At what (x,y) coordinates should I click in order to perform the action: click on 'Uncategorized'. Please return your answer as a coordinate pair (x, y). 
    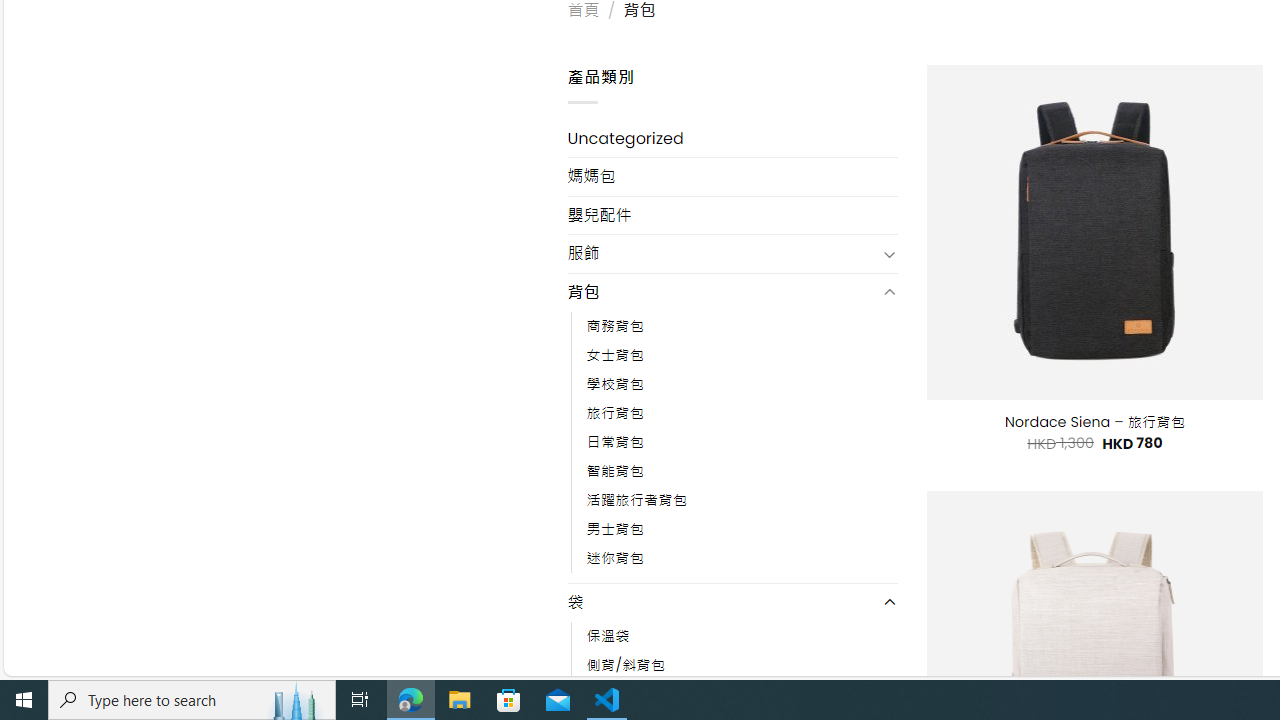
    Looking at the image, I should click on (731, 137).